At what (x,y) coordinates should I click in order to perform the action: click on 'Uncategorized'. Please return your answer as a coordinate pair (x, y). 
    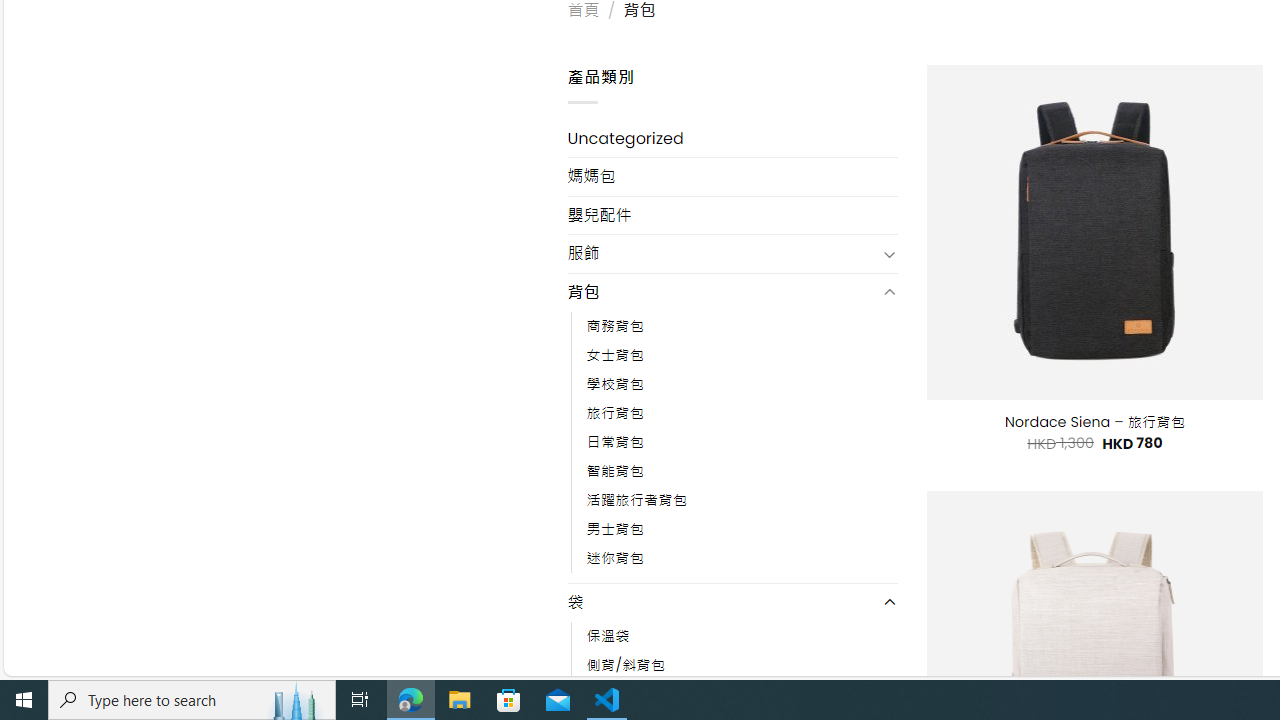
    Looking at the image, I should click on (731, 137).